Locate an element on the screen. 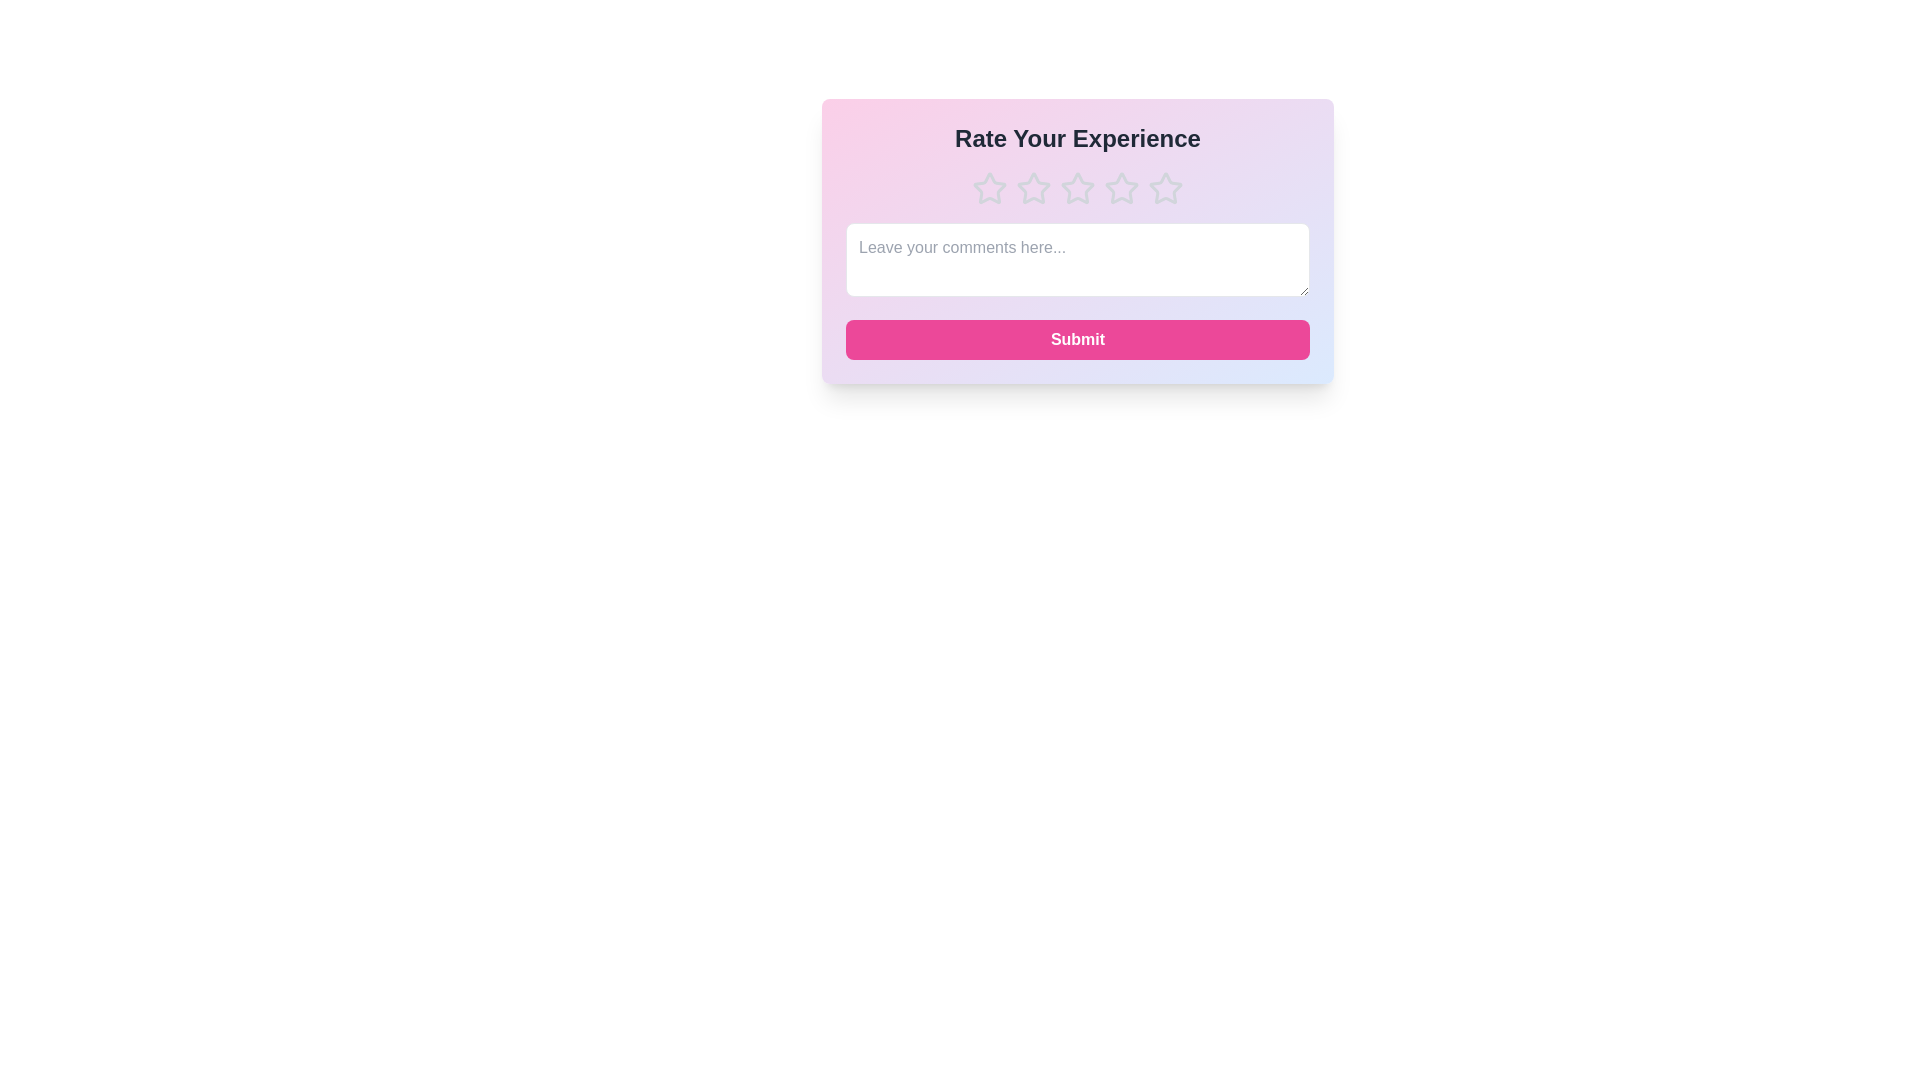 The image size is (1920, 1080). the star corresponding to the rating 1 to set the experience rating is located at coordinates (989, 189).